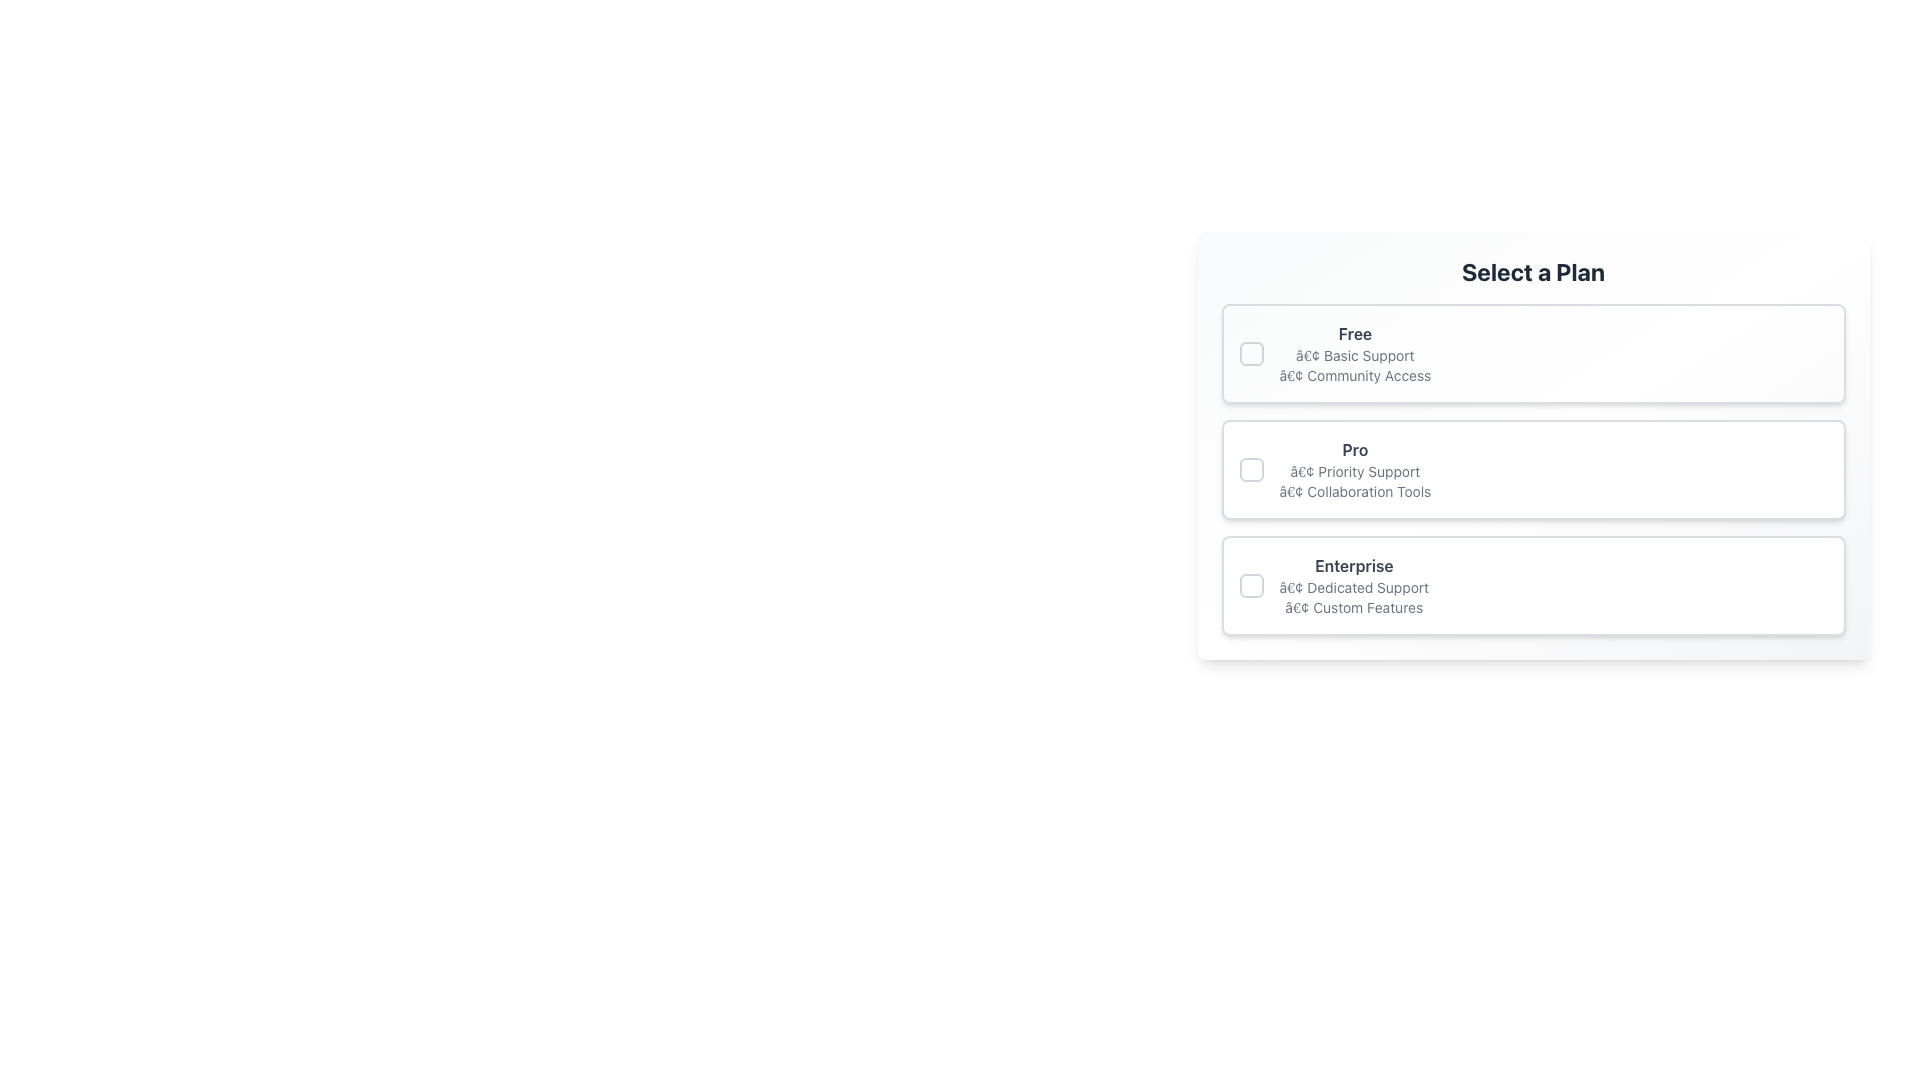 The height and width of the screenshot is (1080, 1920). Describe the element at coordinates (1354, 607) in the screenshot. I see `the descriptive text label for the 'Enterprise' plan option, located below the '• Dedicated Support' line in the 'Select a Plan' interface` at that location.